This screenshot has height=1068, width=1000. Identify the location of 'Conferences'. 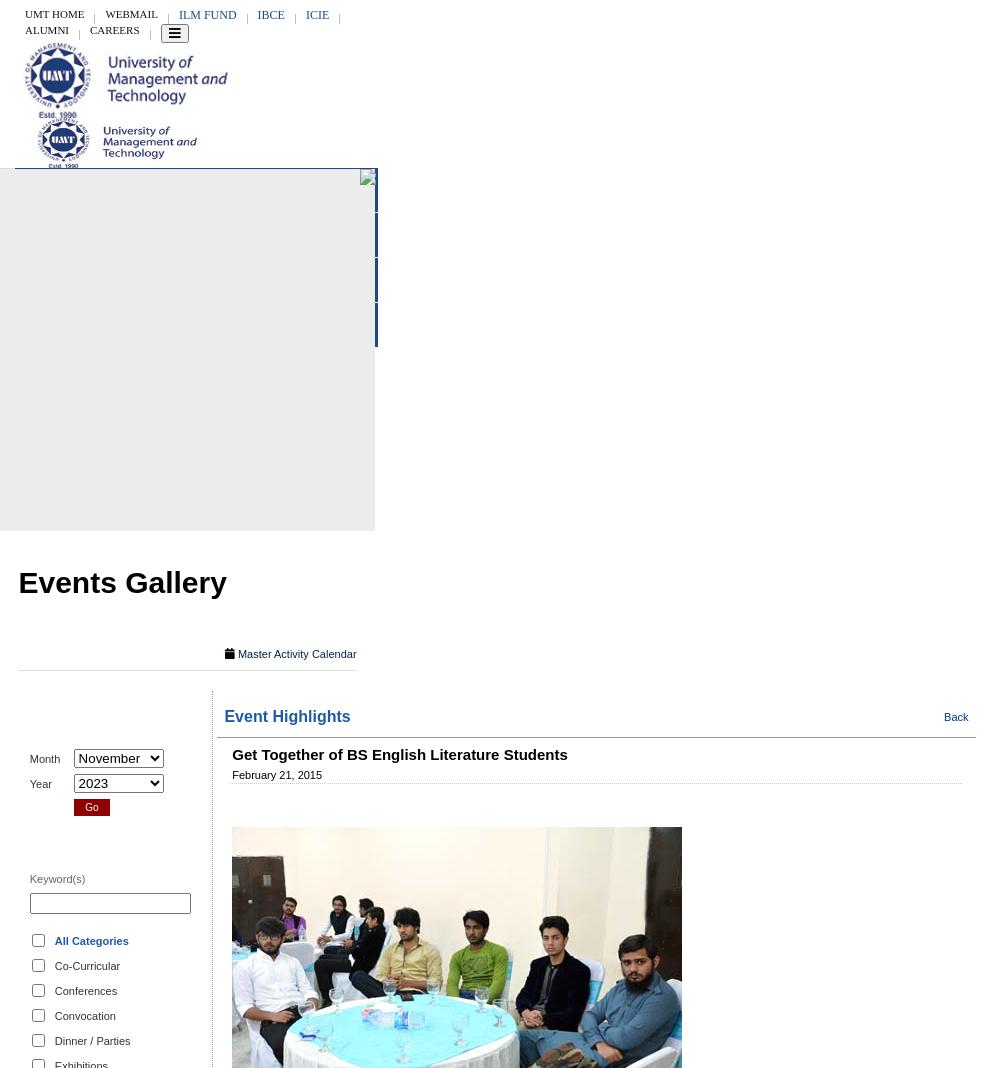
(84, 990).